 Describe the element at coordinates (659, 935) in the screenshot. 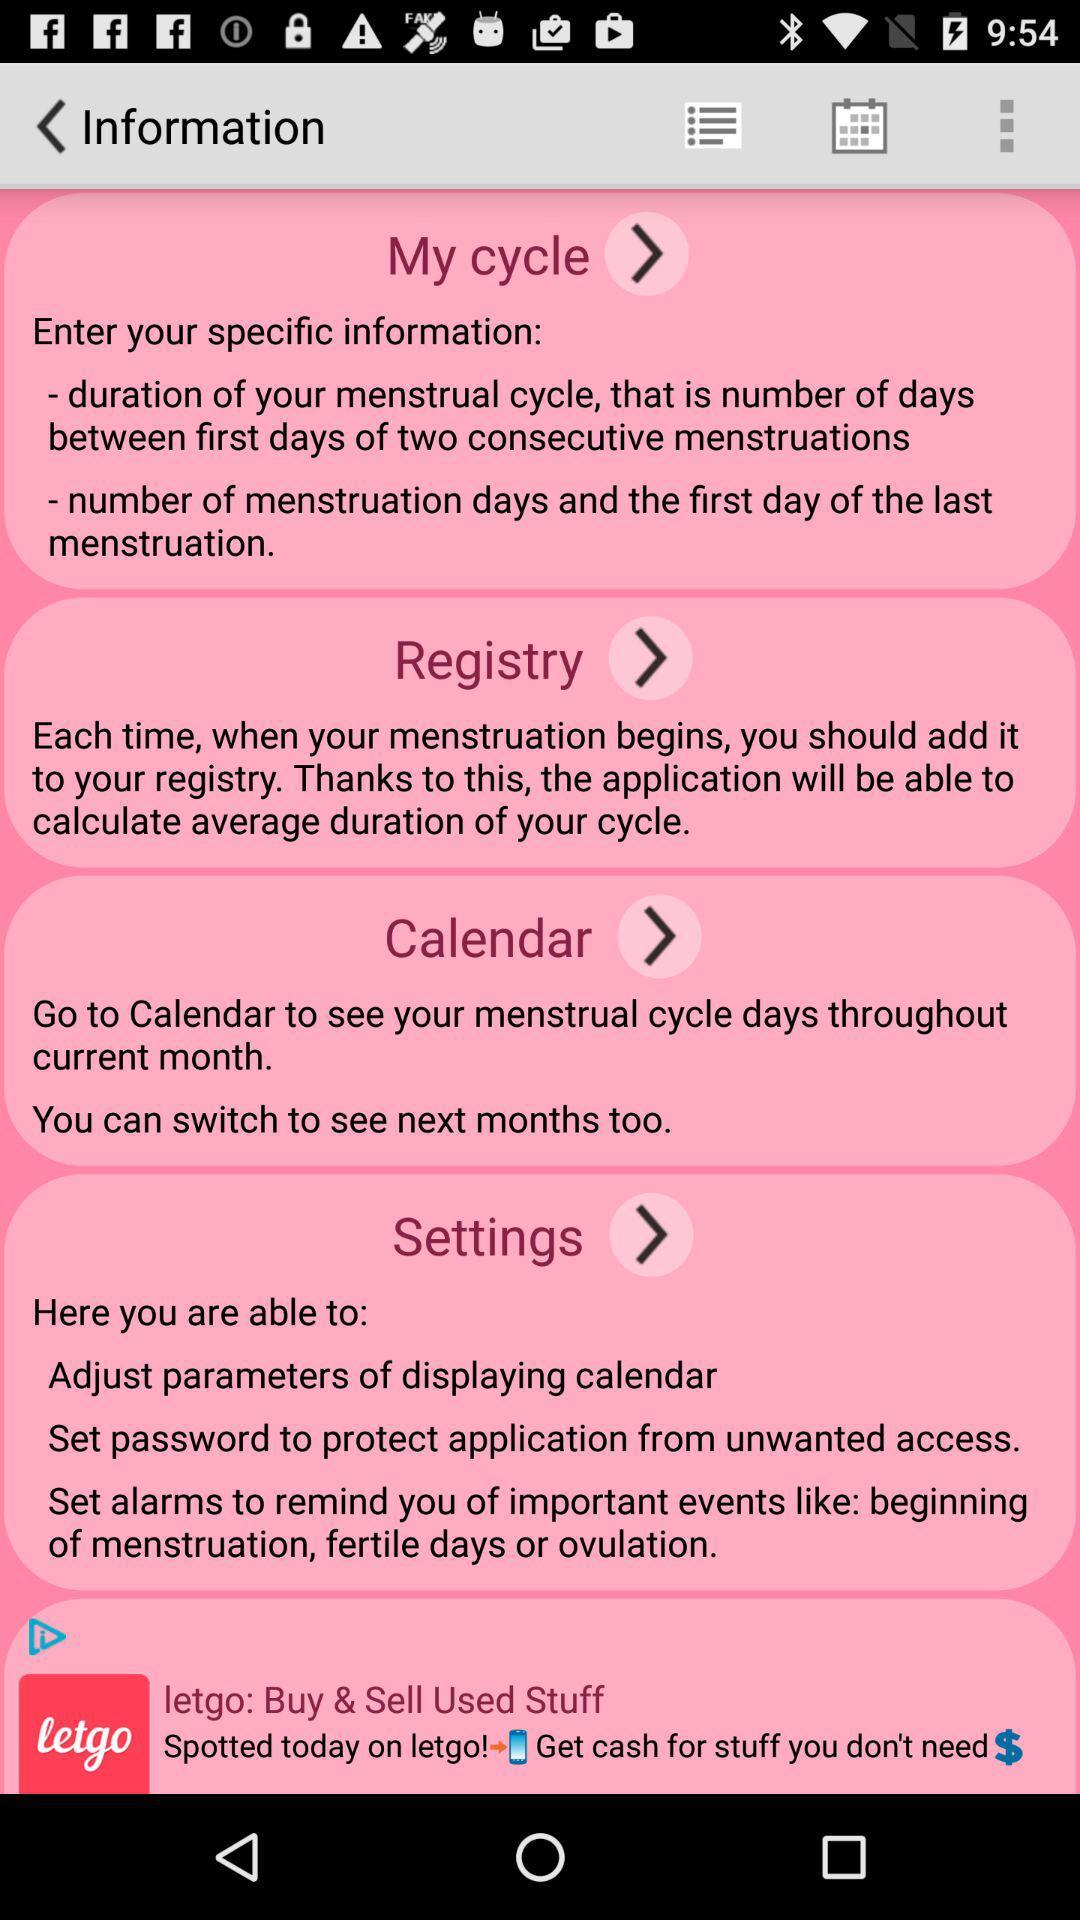

I see `calender option` at that location.